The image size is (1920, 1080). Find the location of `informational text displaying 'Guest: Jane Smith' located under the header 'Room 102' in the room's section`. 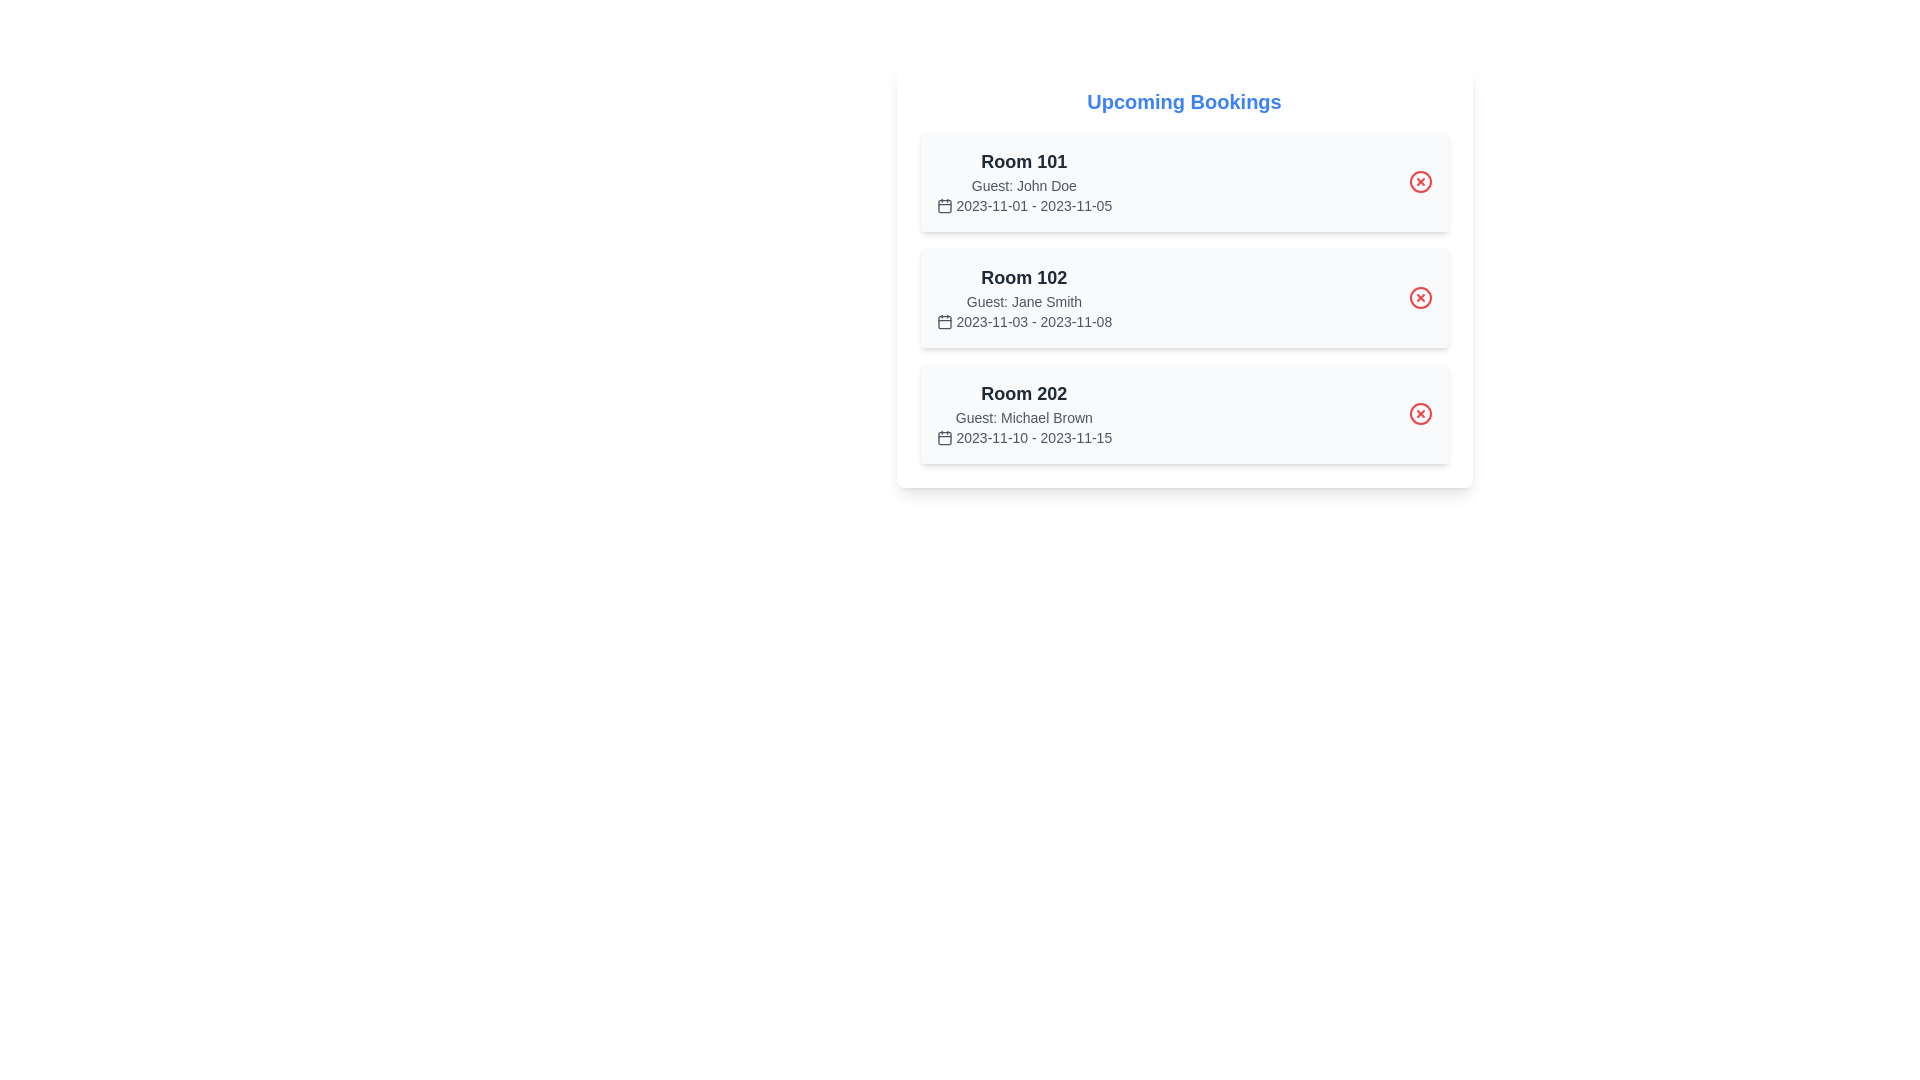

informational text displaying 'Guest: Jane Smith' located under the header 'Room 102' in the room's section is located at coordinates (1024, 301).